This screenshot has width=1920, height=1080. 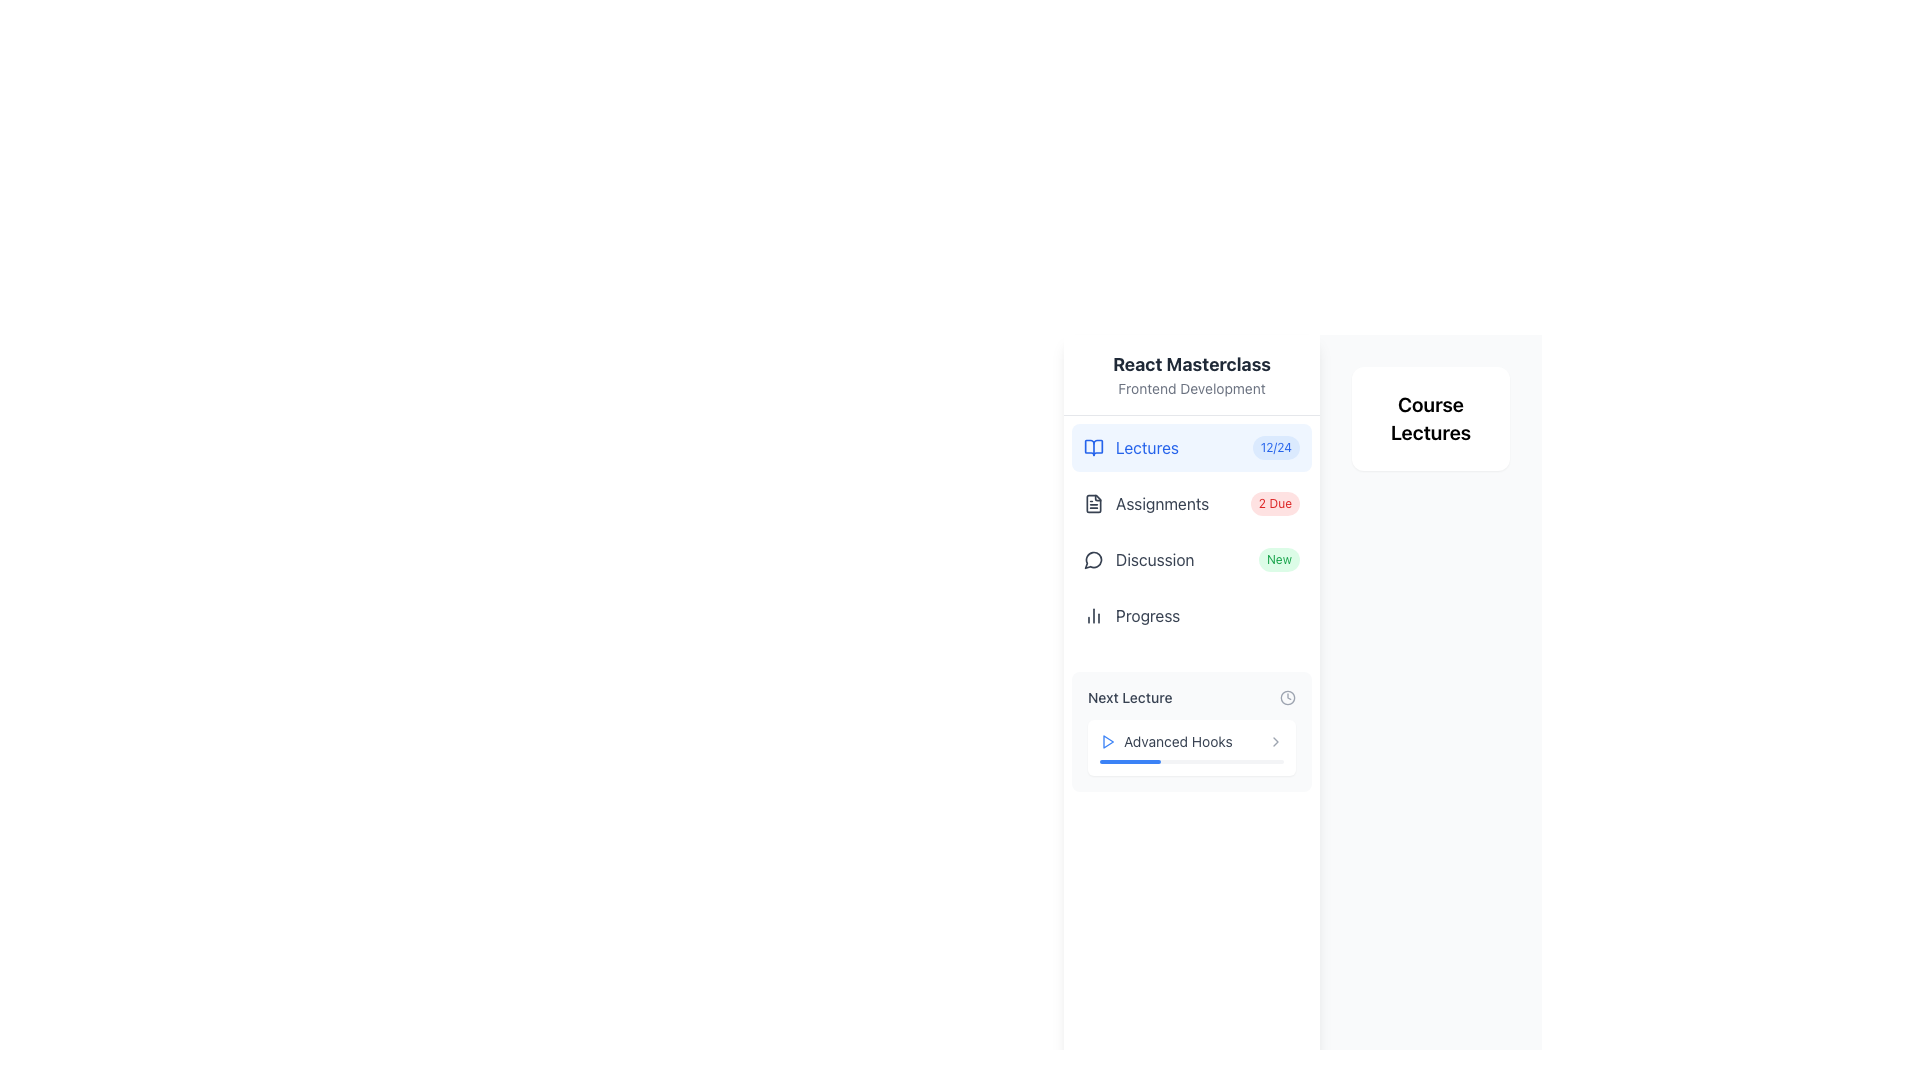 I want to click on the icon that represents navigation to lectures, located to the left of the text 'Lectures' in the card styled section labeled 'Lectures 12/24', so click(x=1093, y=446).